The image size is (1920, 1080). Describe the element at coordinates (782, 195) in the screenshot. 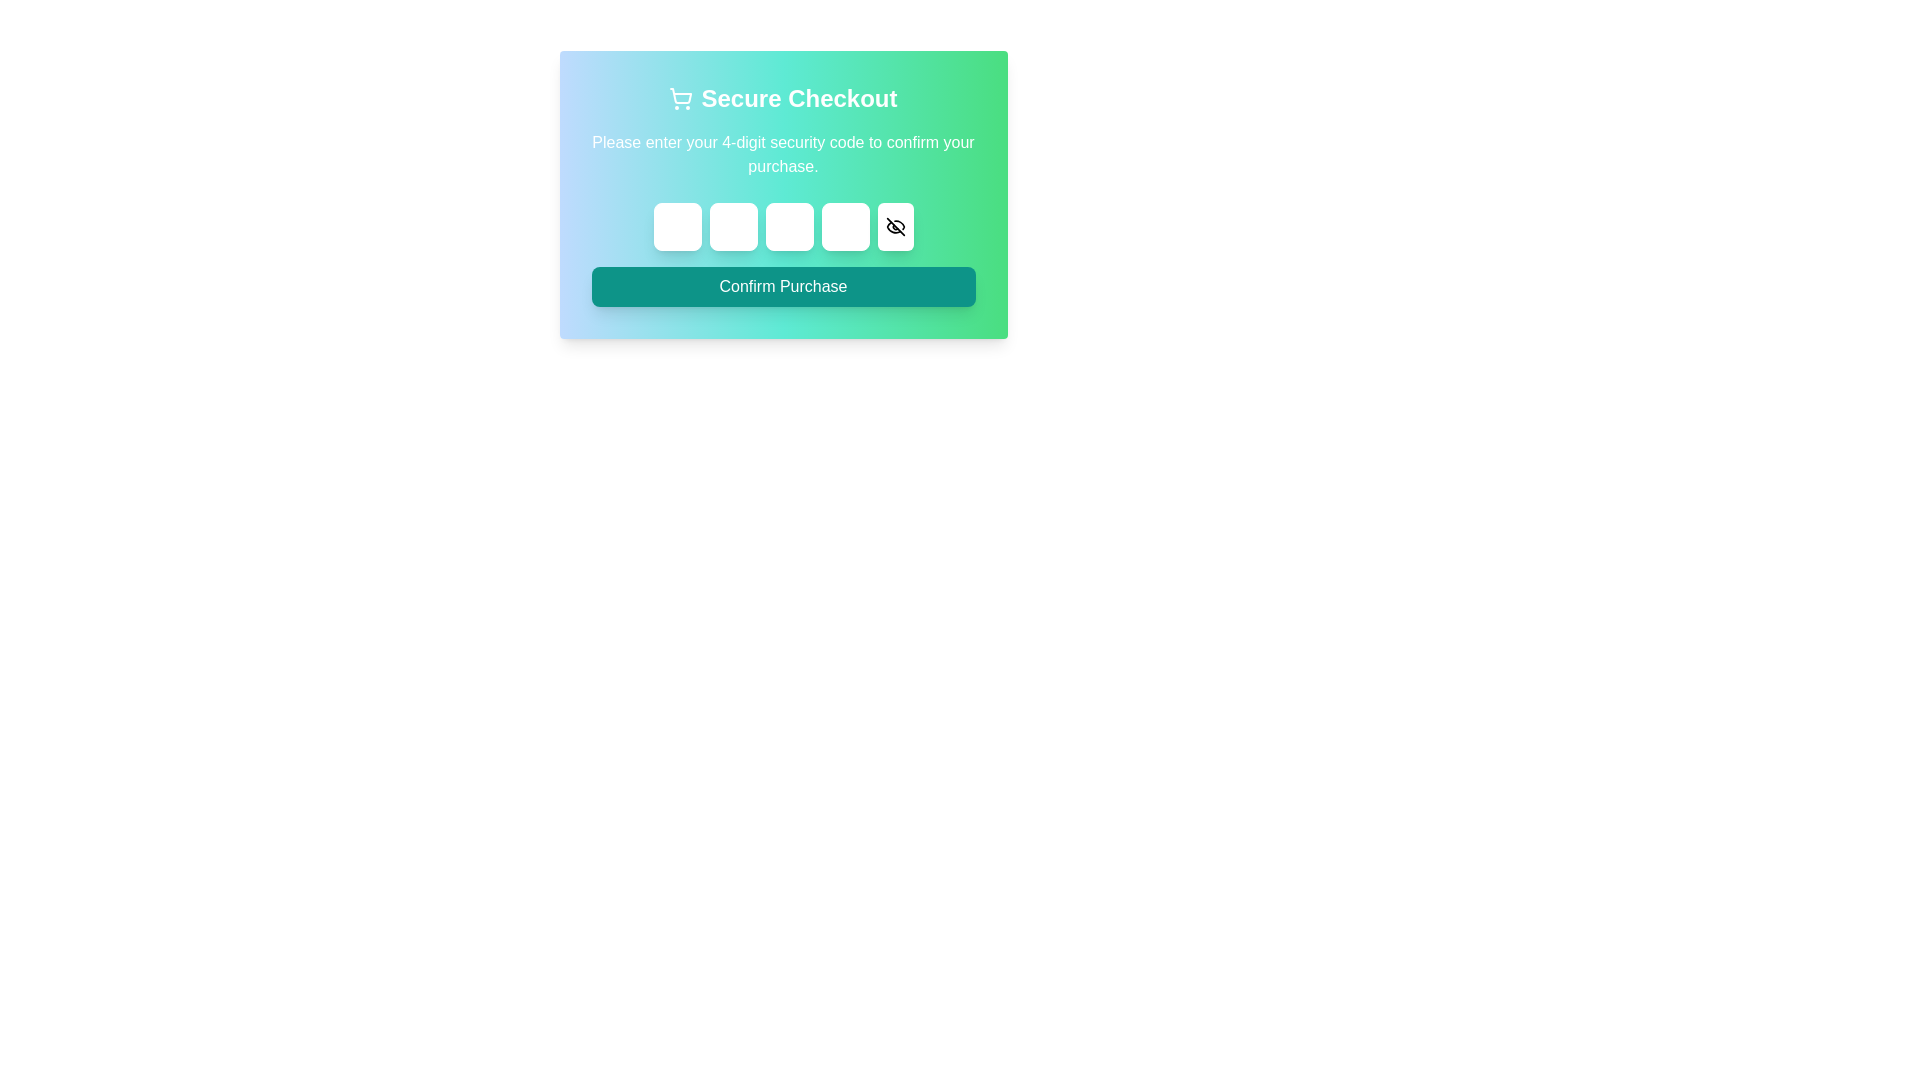

I see `the input fields in the 'Secure Checkout' dialog box to focus on them` at that location.